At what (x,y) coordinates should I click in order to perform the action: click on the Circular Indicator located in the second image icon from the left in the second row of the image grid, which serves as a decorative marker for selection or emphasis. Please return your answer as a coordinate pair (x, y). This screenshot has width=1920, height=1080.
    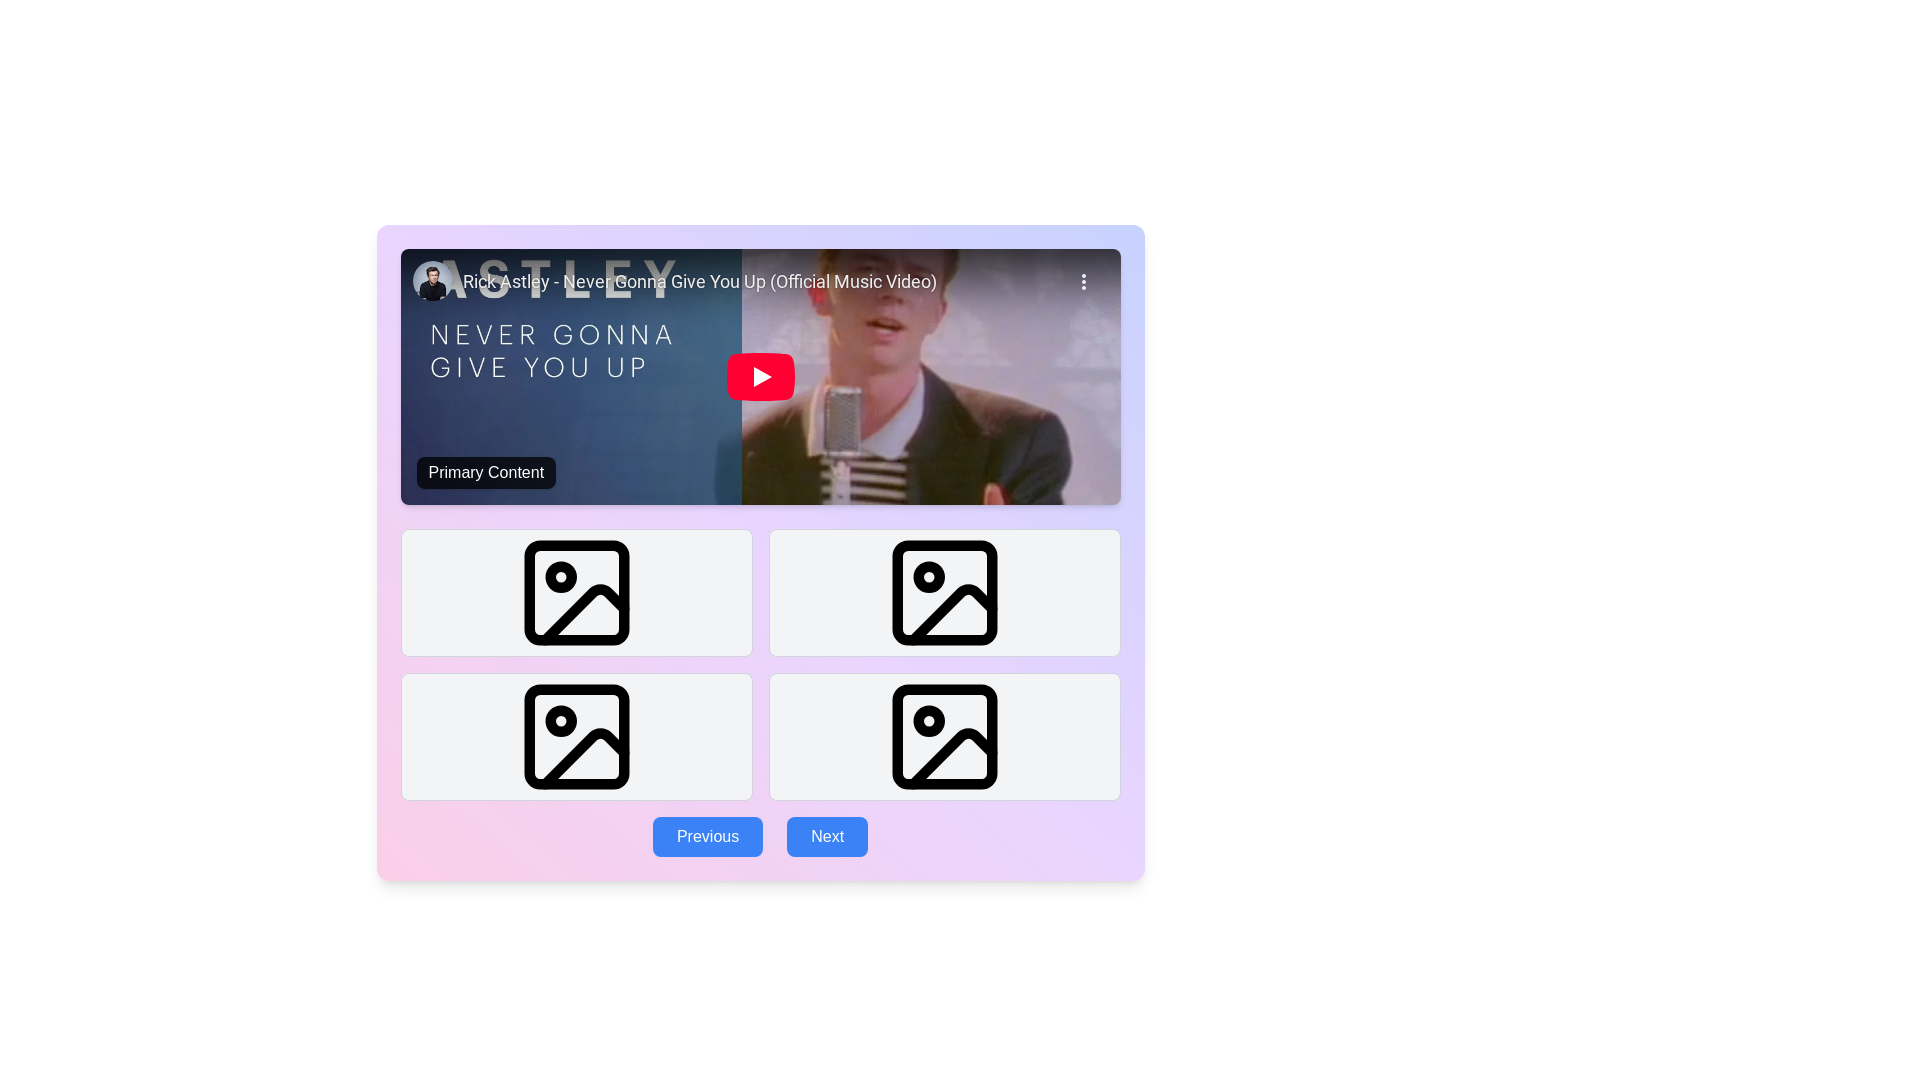
    Looking at the image, I should click on (560, 721).